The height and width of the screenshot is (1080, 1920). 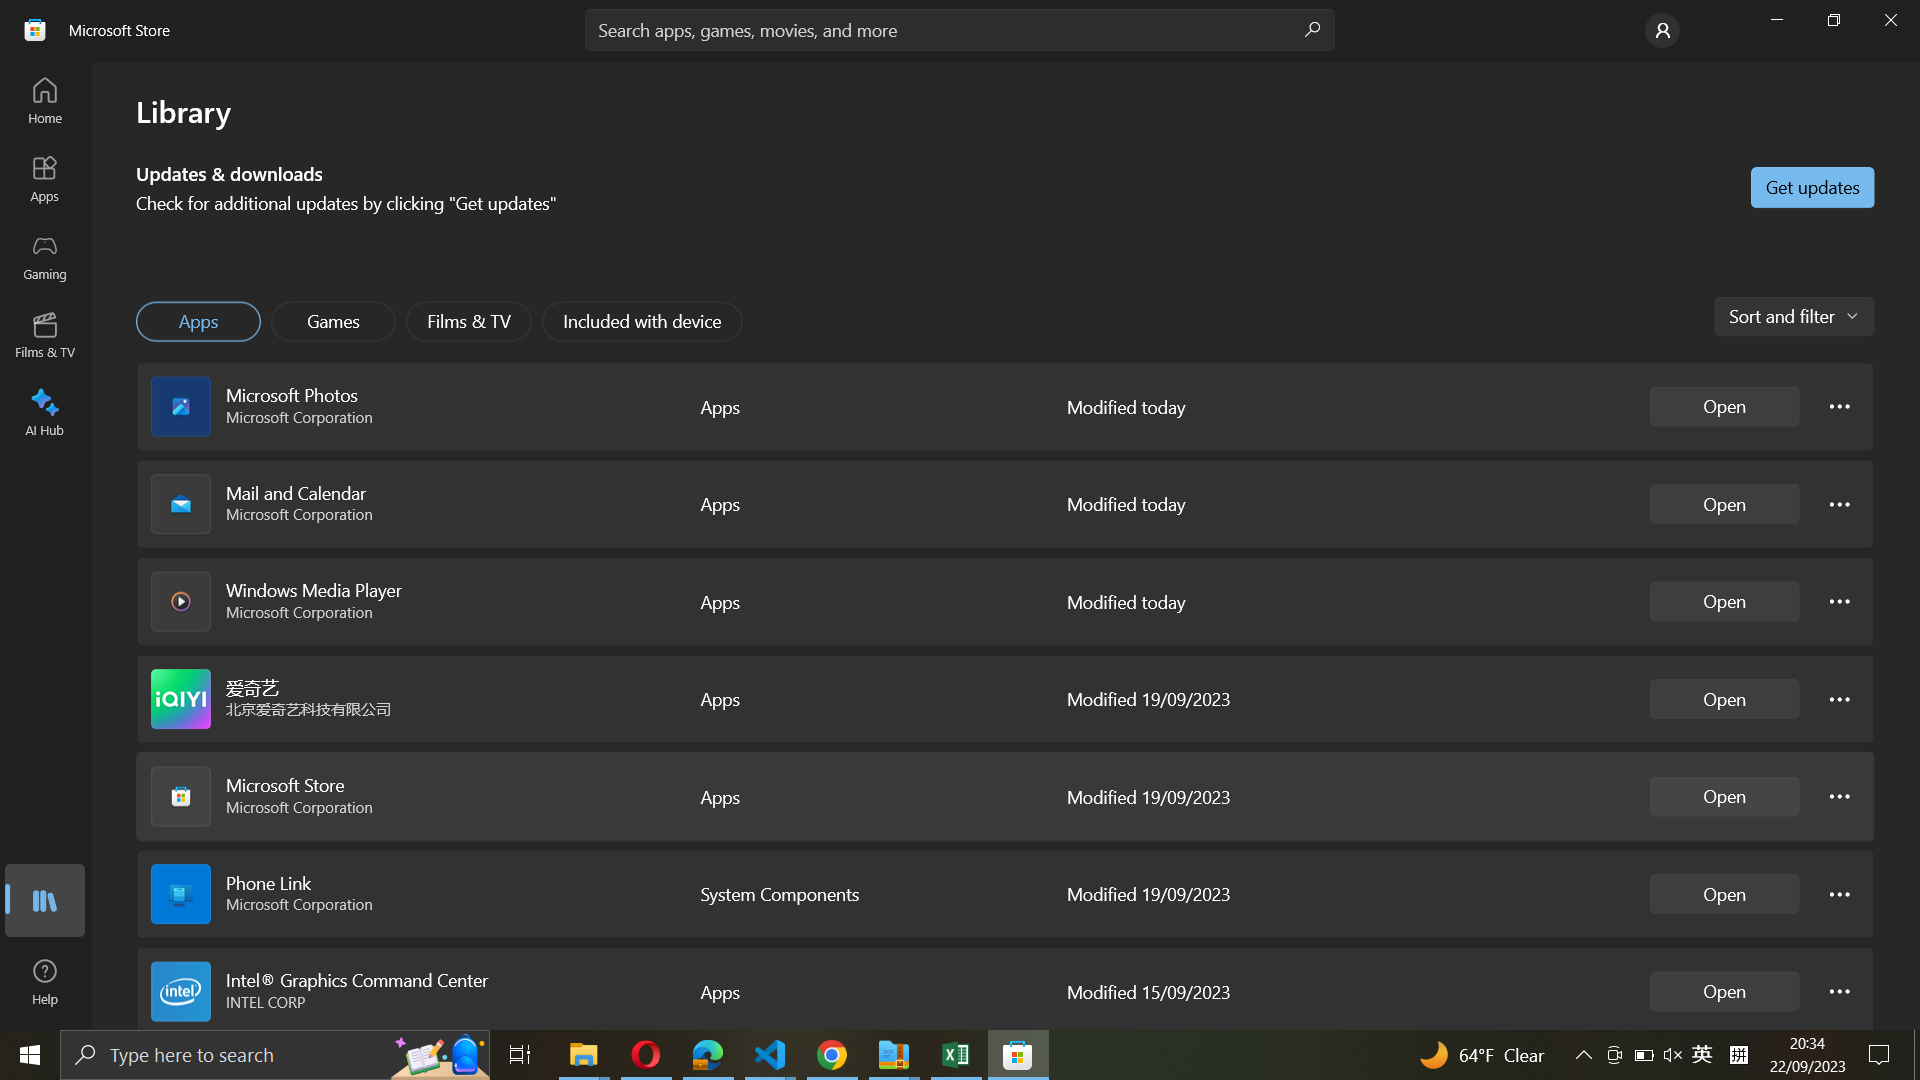 What do you see at coordinates (1839, 991) in the screenshot?
I see `Intel Graphics controls` at bounding box center [1839, 991].